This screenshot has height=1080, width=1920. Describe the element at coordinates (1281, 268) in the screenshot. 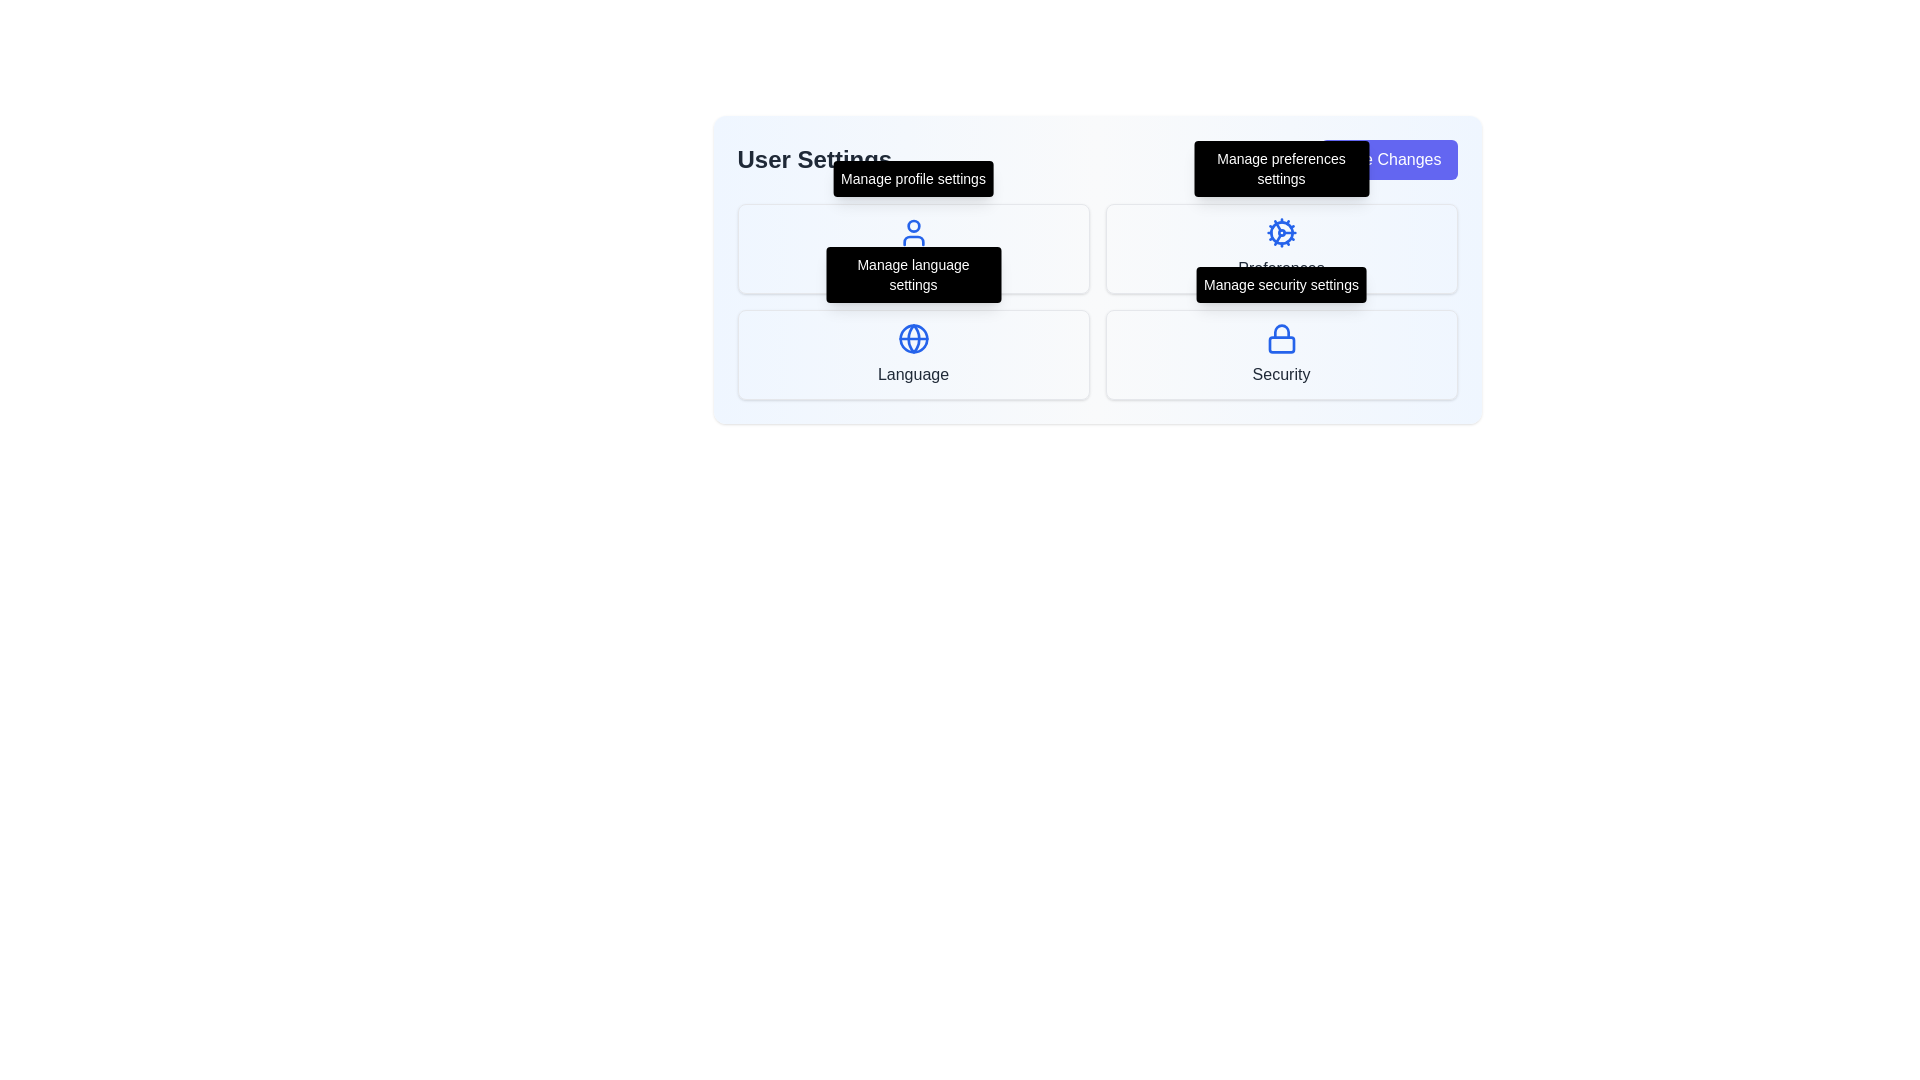

I see `the Text Label element that serves as a heading for the preferences card, located centrally below the gear icon in the preferences section` at that location.